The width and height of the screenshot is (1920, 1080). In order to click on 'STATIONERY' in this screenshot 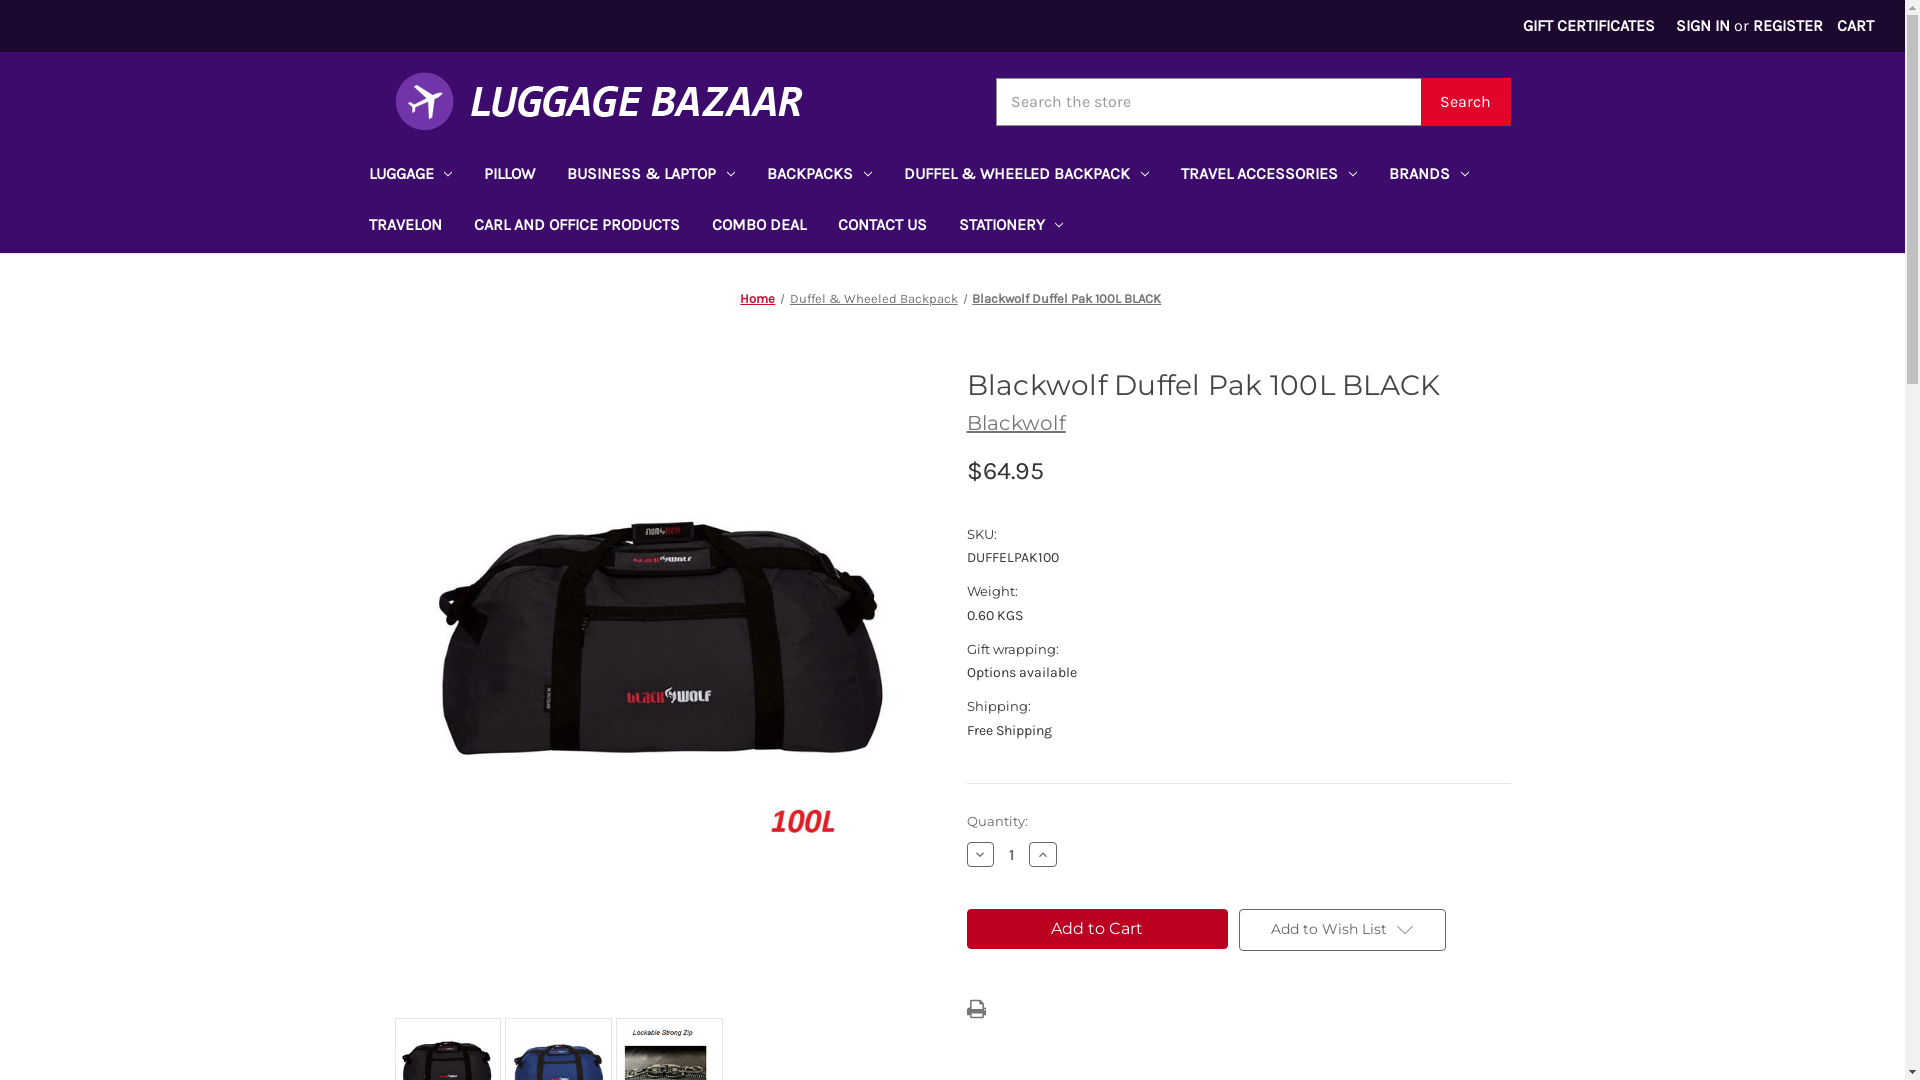, I will do `click(1010, 226)`.